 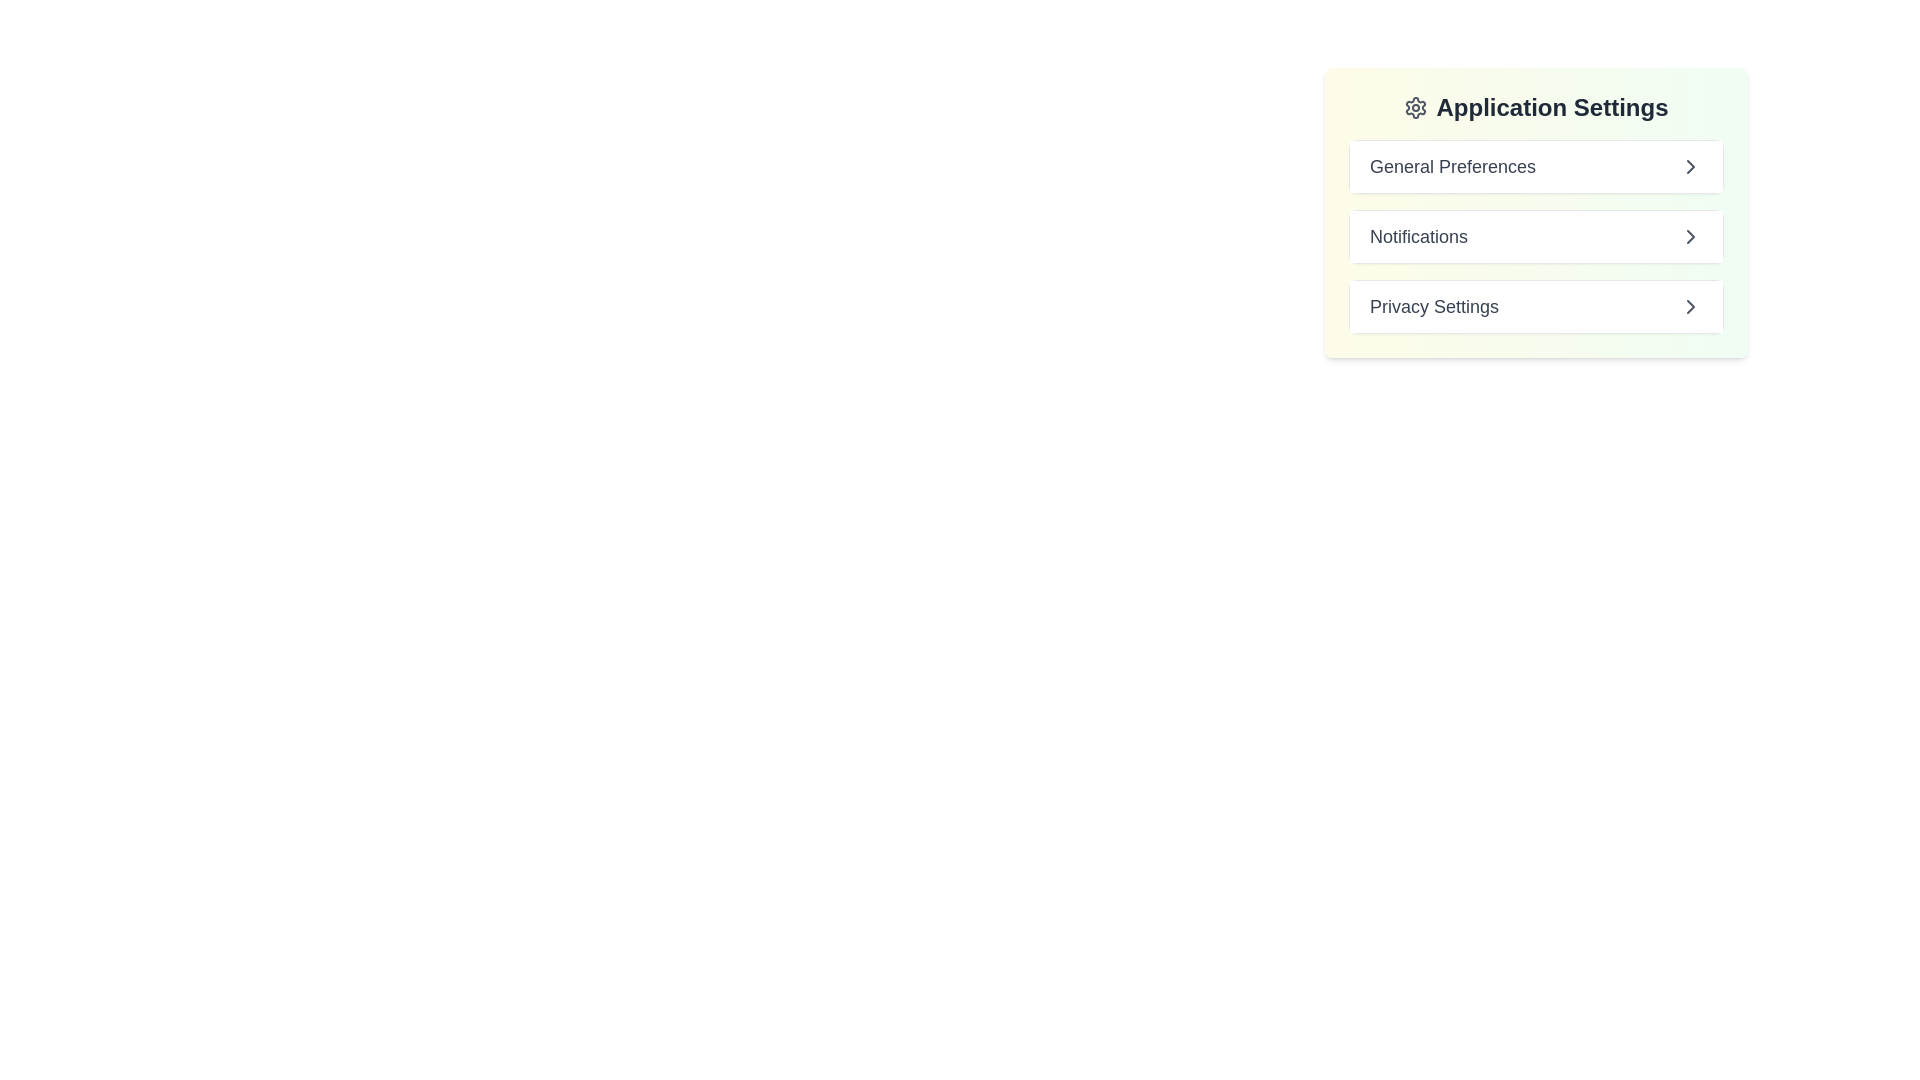 What do you see at coordinates (1689, 165) in the screenshot?
I see `the navigation icon located to the far right of the 'General Preferences' option within the 'Application Settings' panel, which indicates further options for settings` at bounding box center [1689, 165].